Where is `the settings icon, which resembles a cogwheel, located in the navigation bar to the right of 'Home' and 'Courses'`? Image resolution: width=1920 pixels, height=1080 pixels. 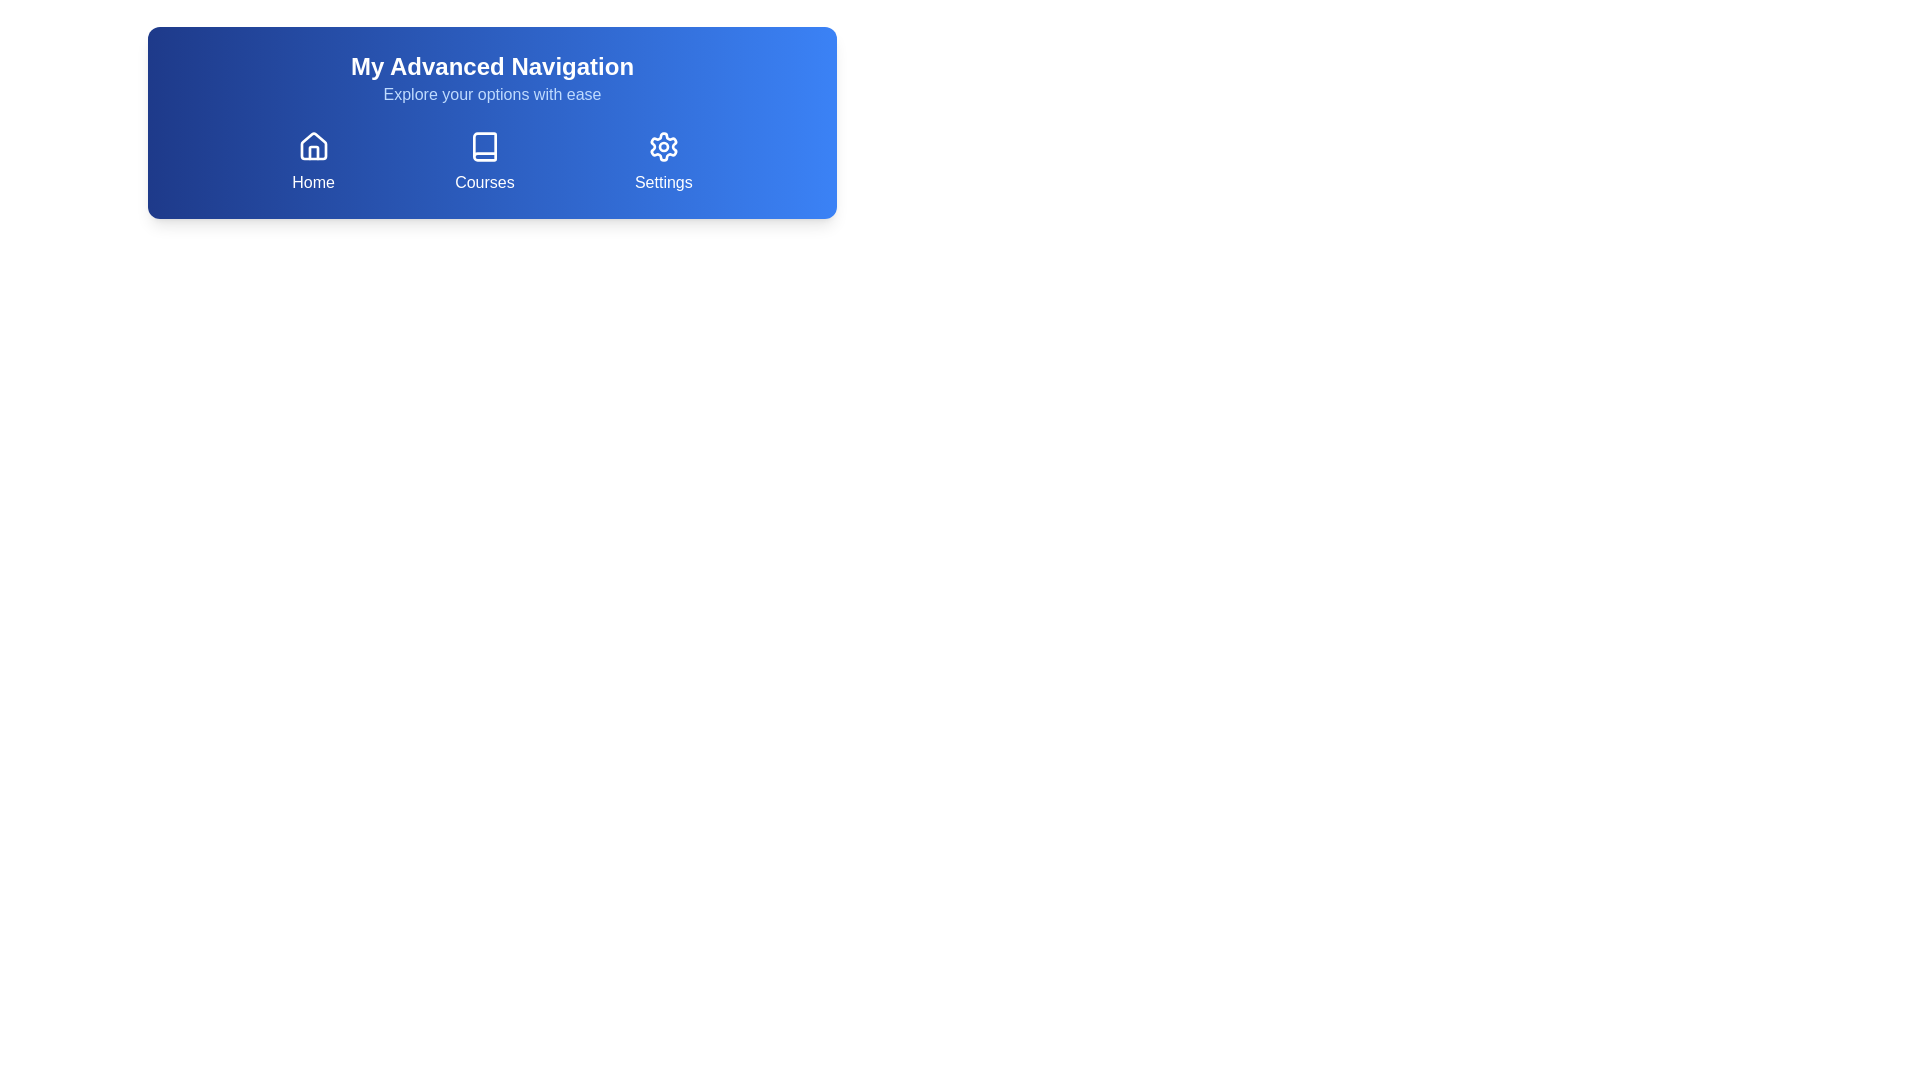
the settings icon, which resembles a cogwheel, located in the navigation bar to the right of 'Home' and 'Courses' is located at coordinates (663, 145).